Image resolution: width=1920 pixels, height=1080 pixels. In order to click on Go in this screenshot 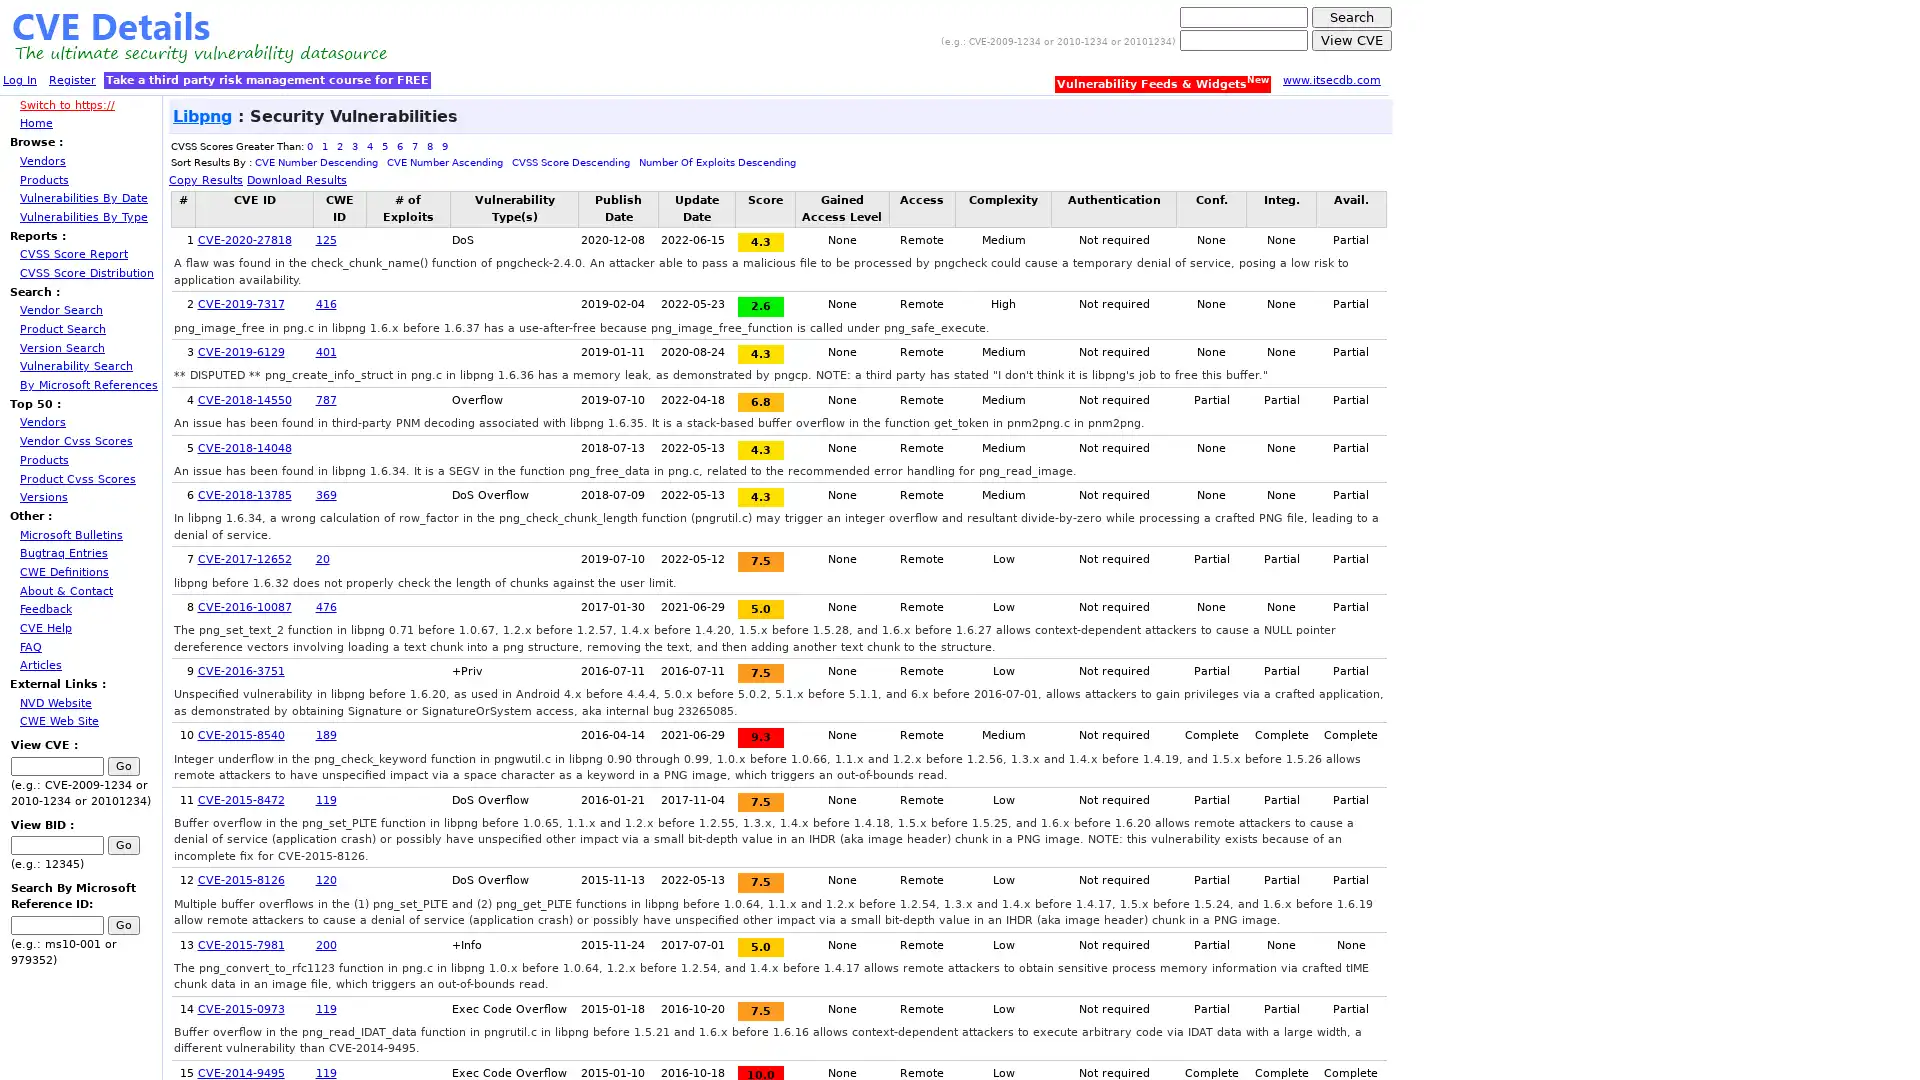, I will do `click(123, 845)`.